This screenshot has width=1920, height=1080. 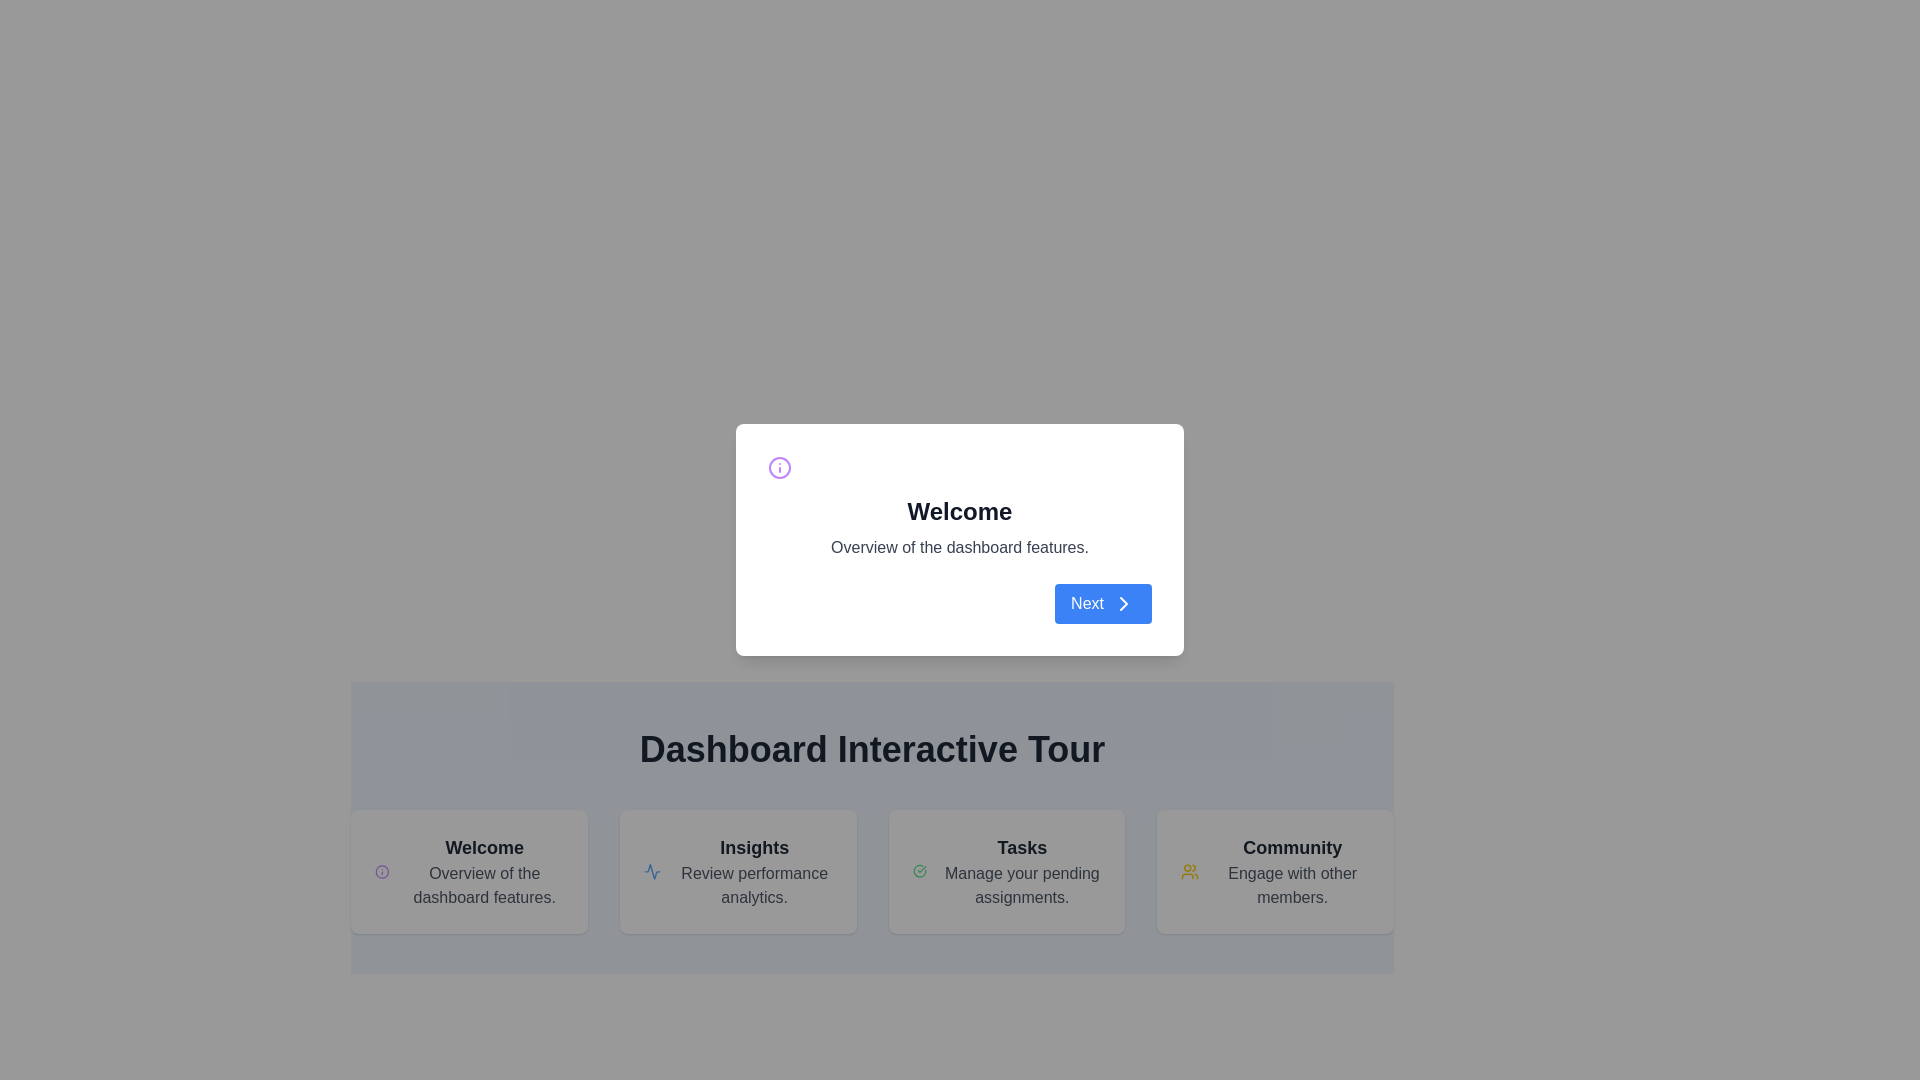 I want to click on the text block containing the phrase 'Review performance analytics.' which is centrally aligned and styled in gray, located beneath the 'Insights' heading, so click(x=753, y=885).